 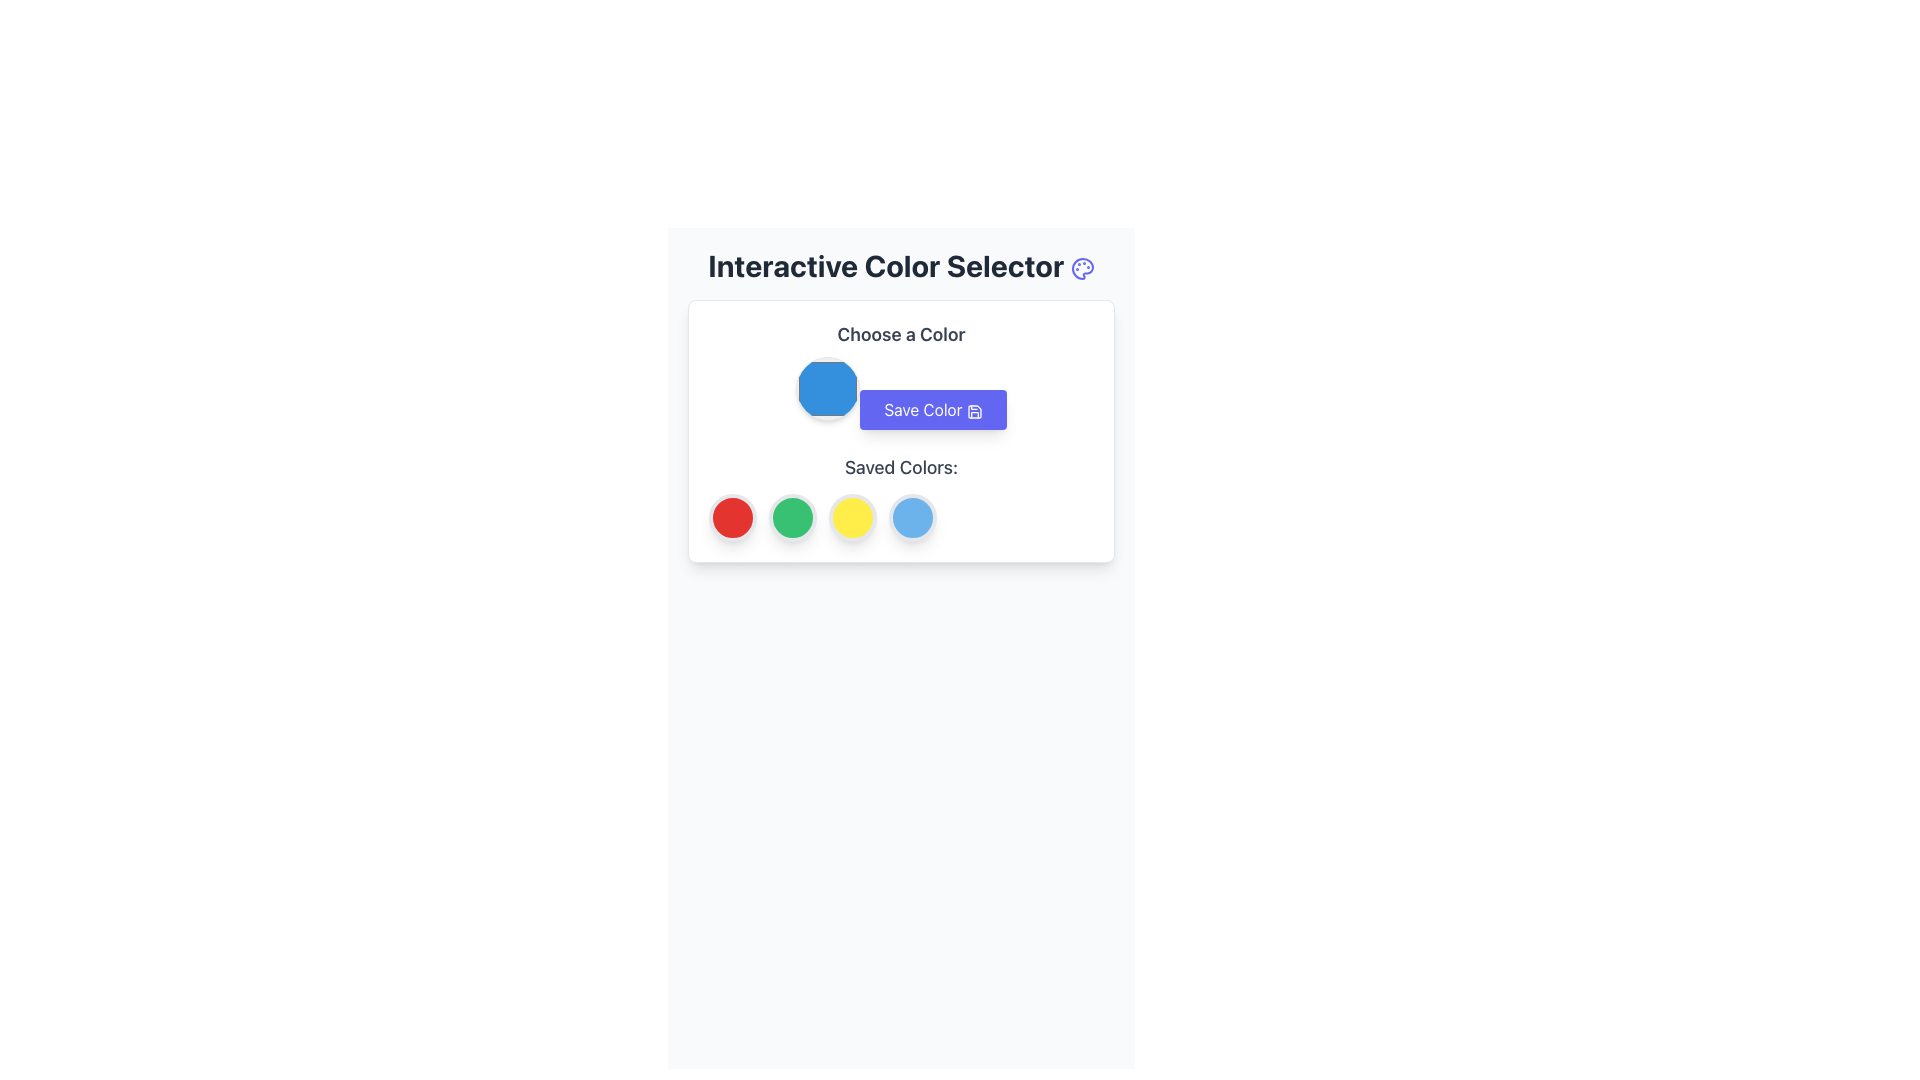 I want to click on the color input in the Color Picker labeled 'Choose a Color', so click(x=828, y=389).